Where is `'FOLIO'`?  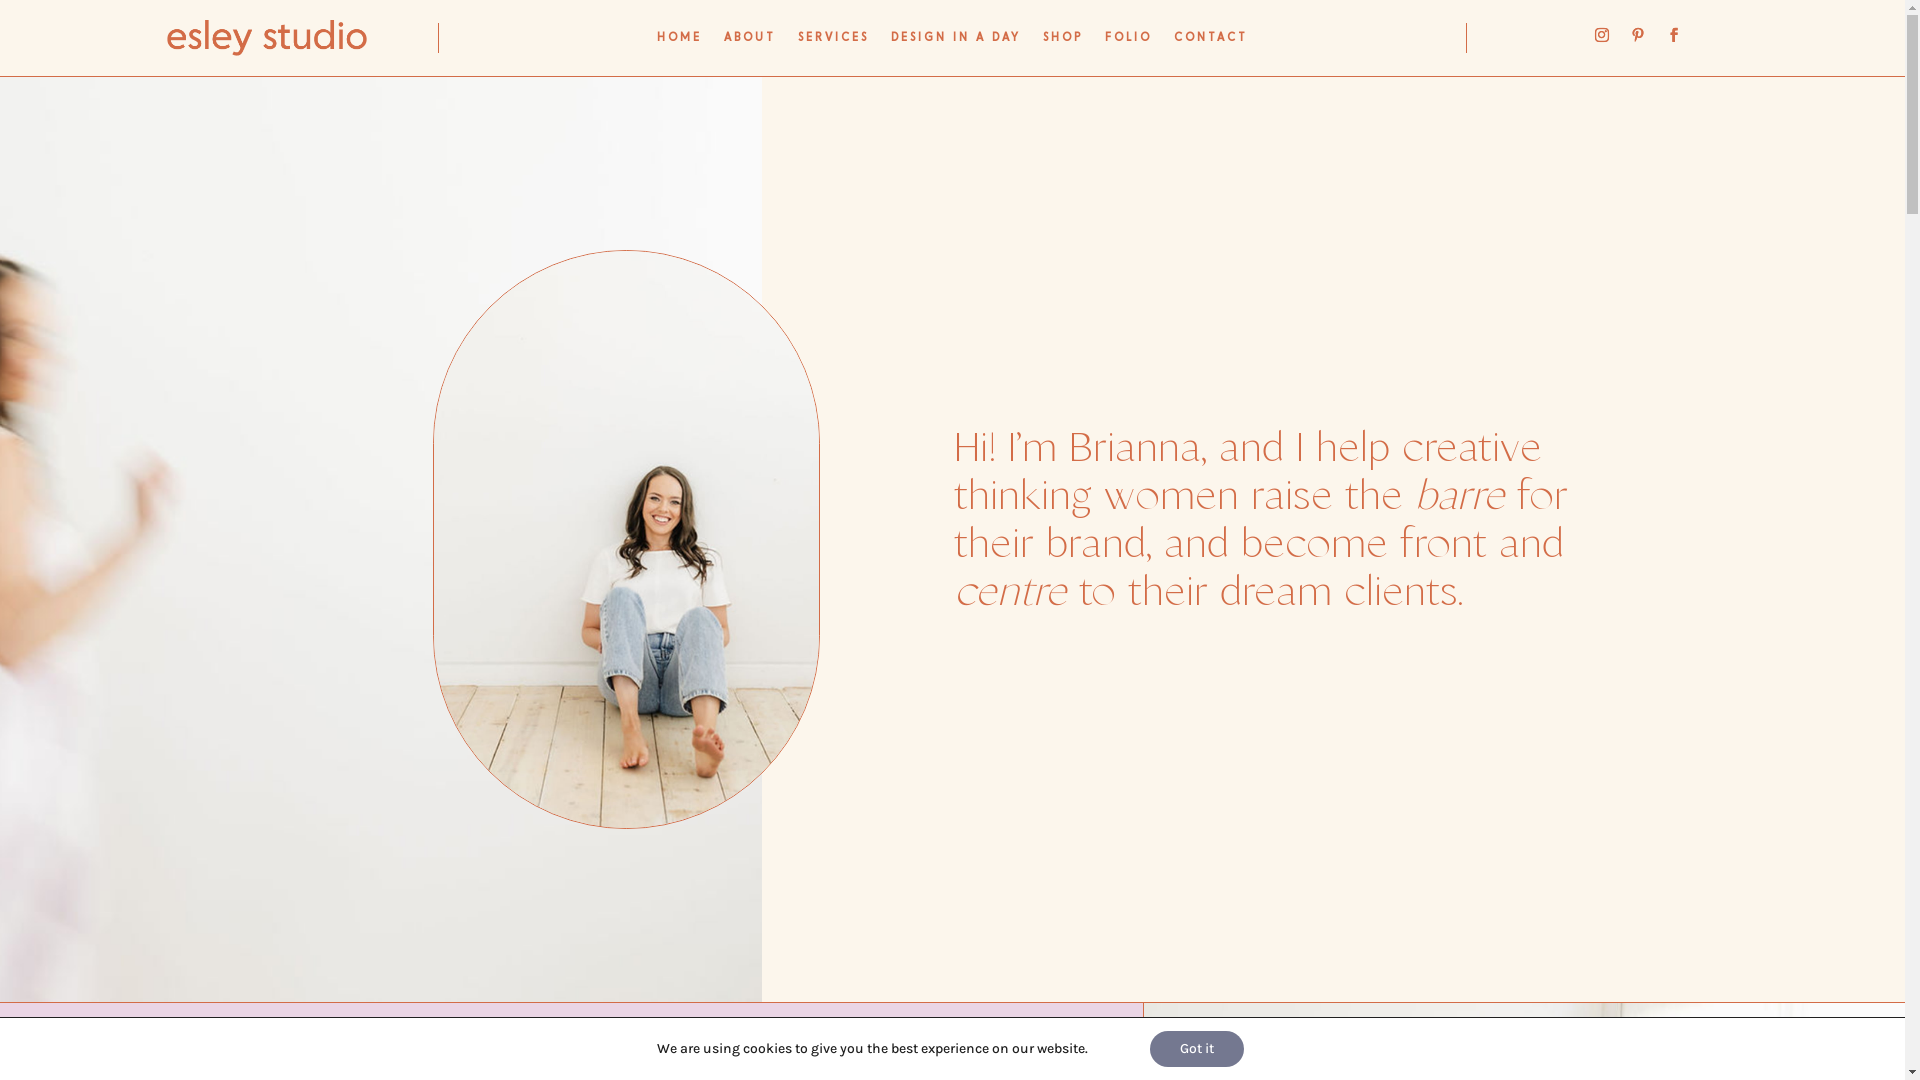
'FOLIO' is located at coordinates (1128, 42).